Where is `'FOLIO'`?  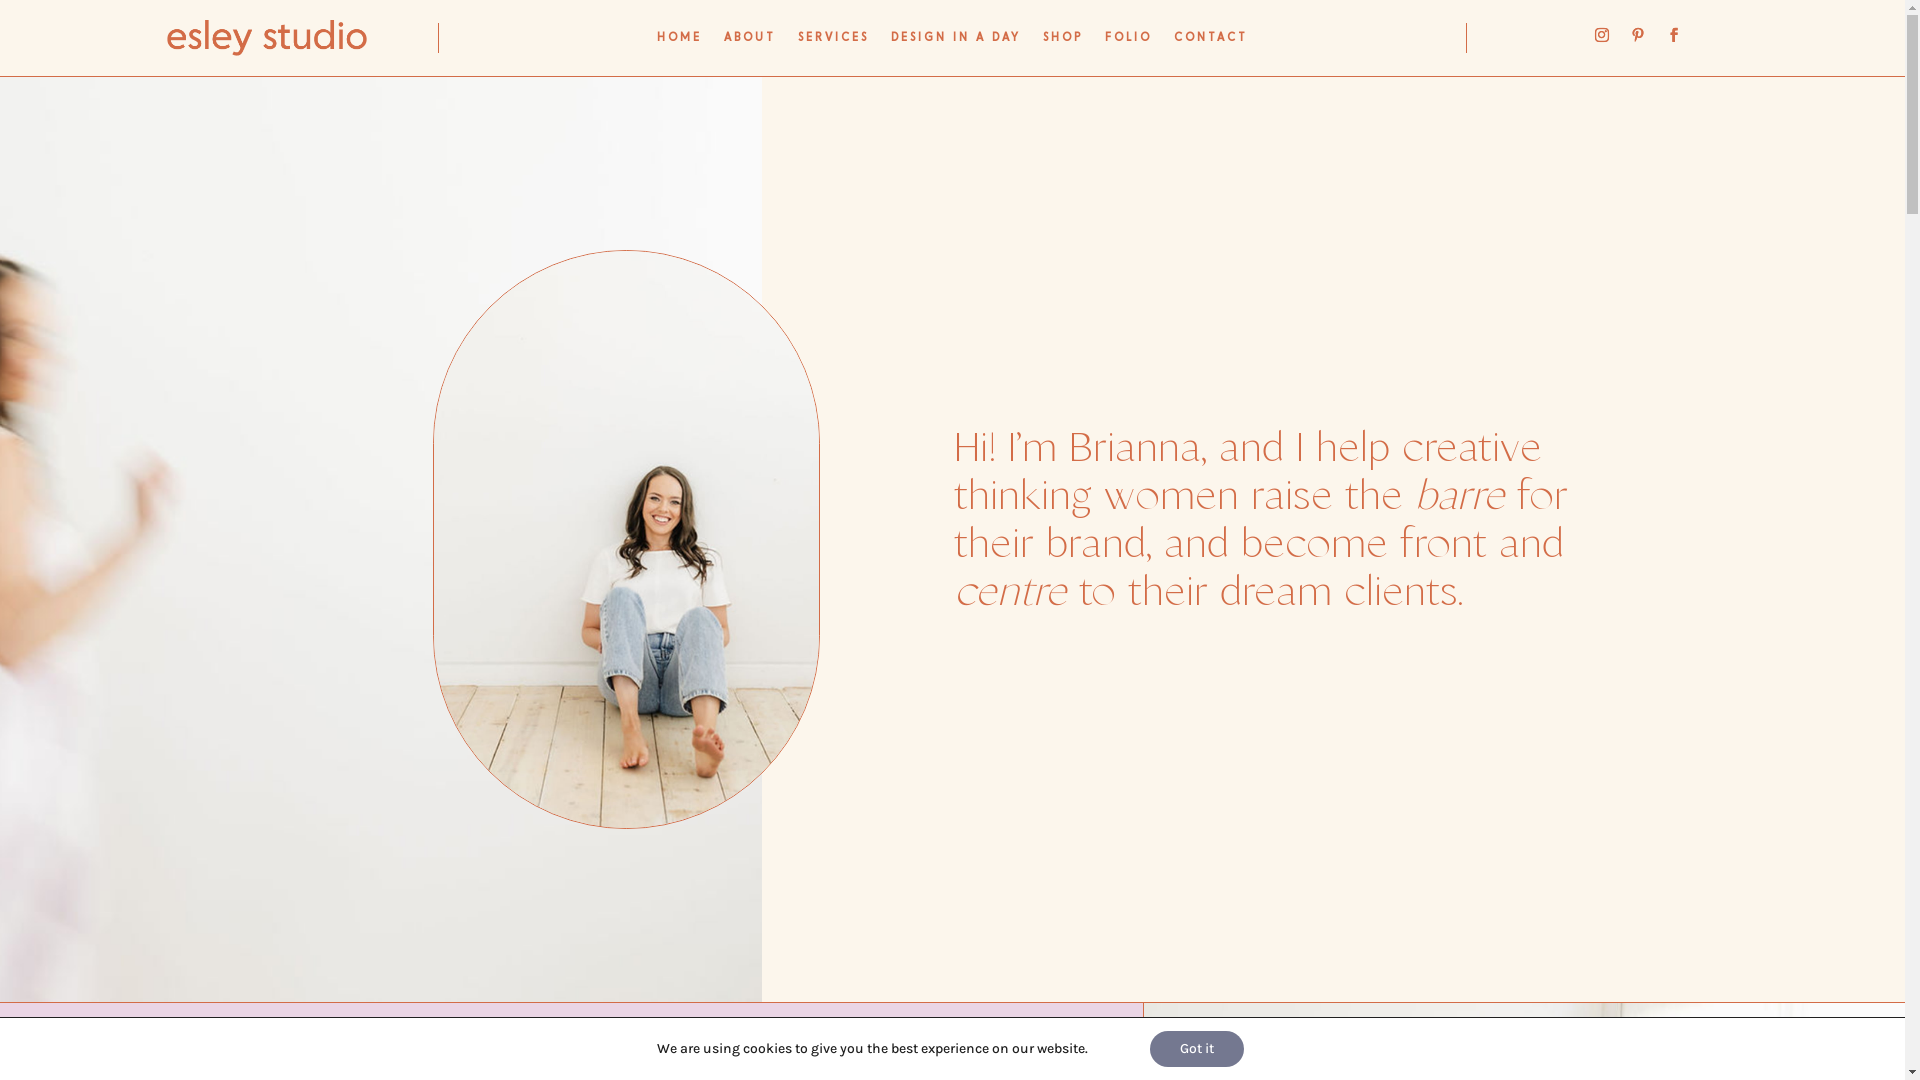
'FOLIO' is located at coordinates (1128, 42).